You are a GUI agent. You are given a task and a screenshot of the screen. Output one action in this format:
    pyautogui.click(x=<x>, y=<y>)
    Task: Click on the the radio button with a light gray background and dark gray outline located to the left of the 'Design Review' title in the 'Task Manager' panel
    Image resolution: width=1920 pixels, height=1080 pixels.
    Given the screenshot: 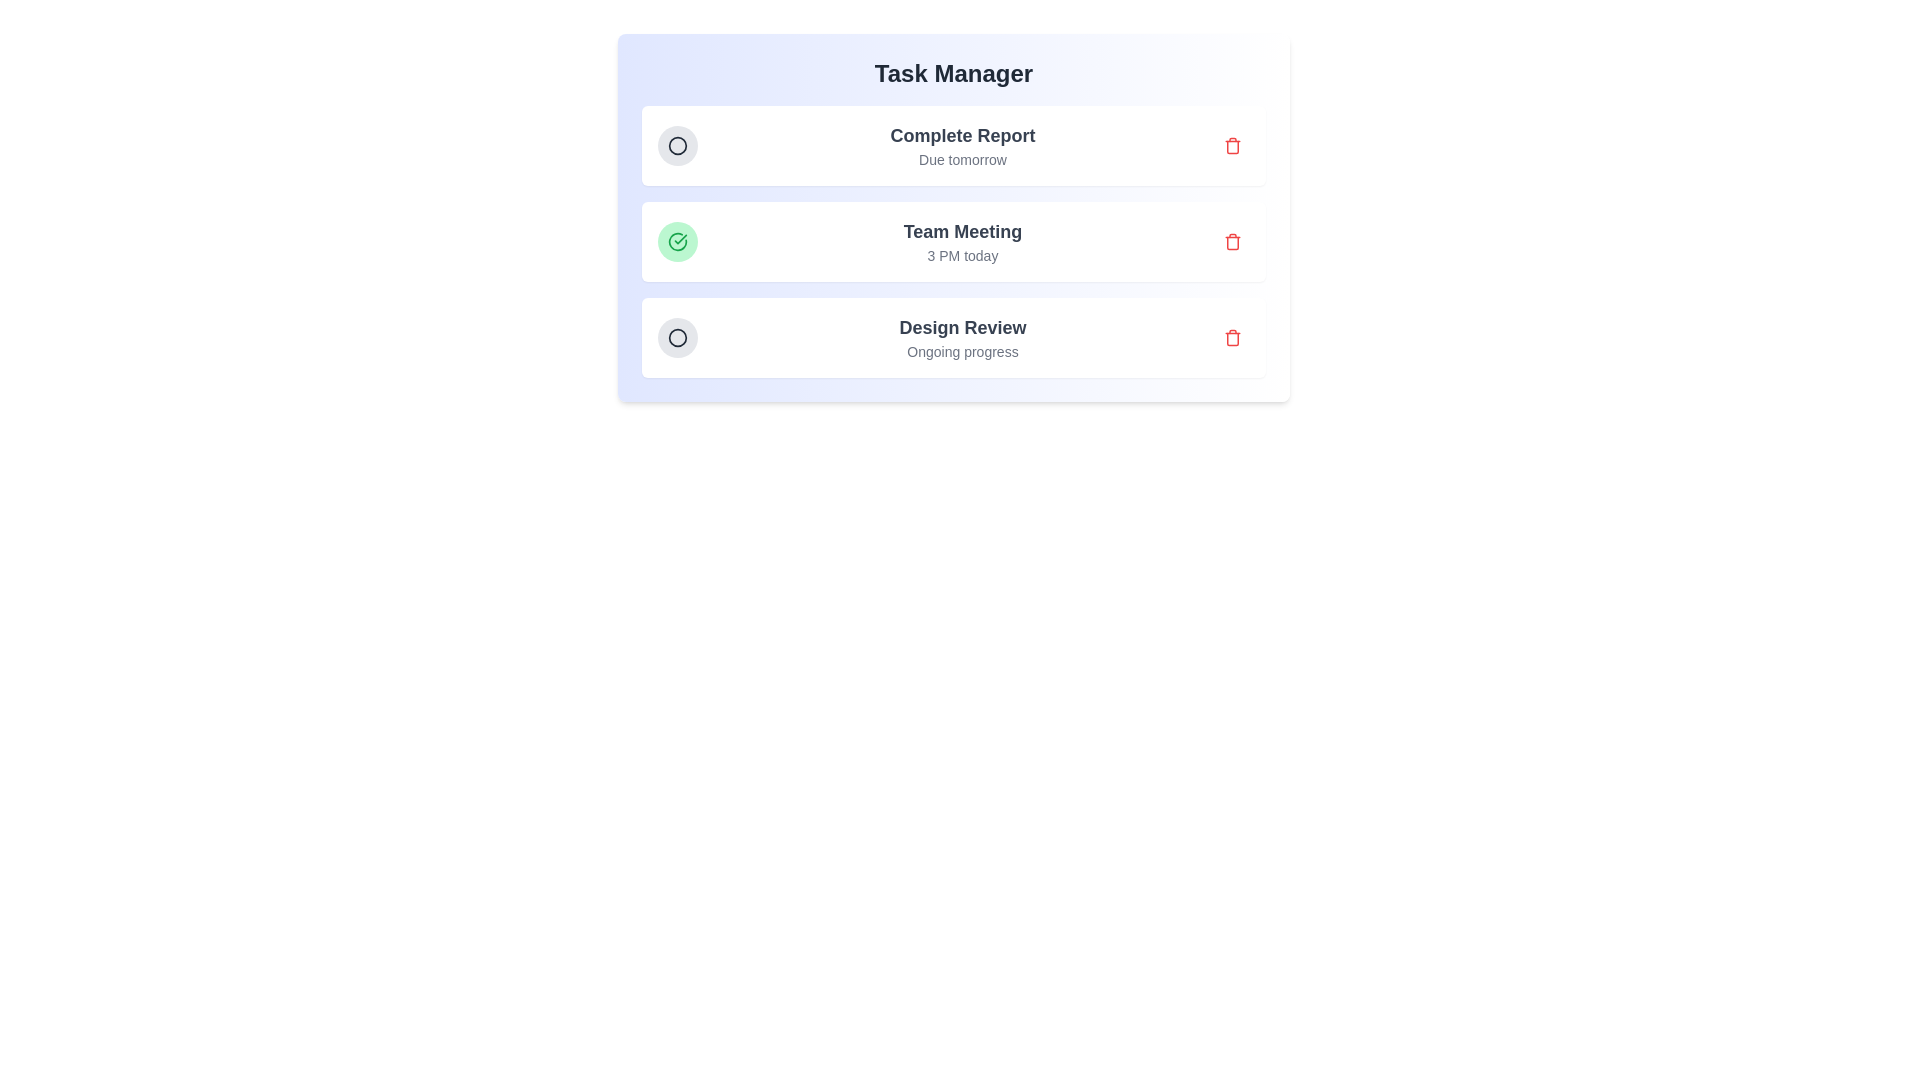 What is the action you would take?
    pyautogui.click(x=677, y=337)
    